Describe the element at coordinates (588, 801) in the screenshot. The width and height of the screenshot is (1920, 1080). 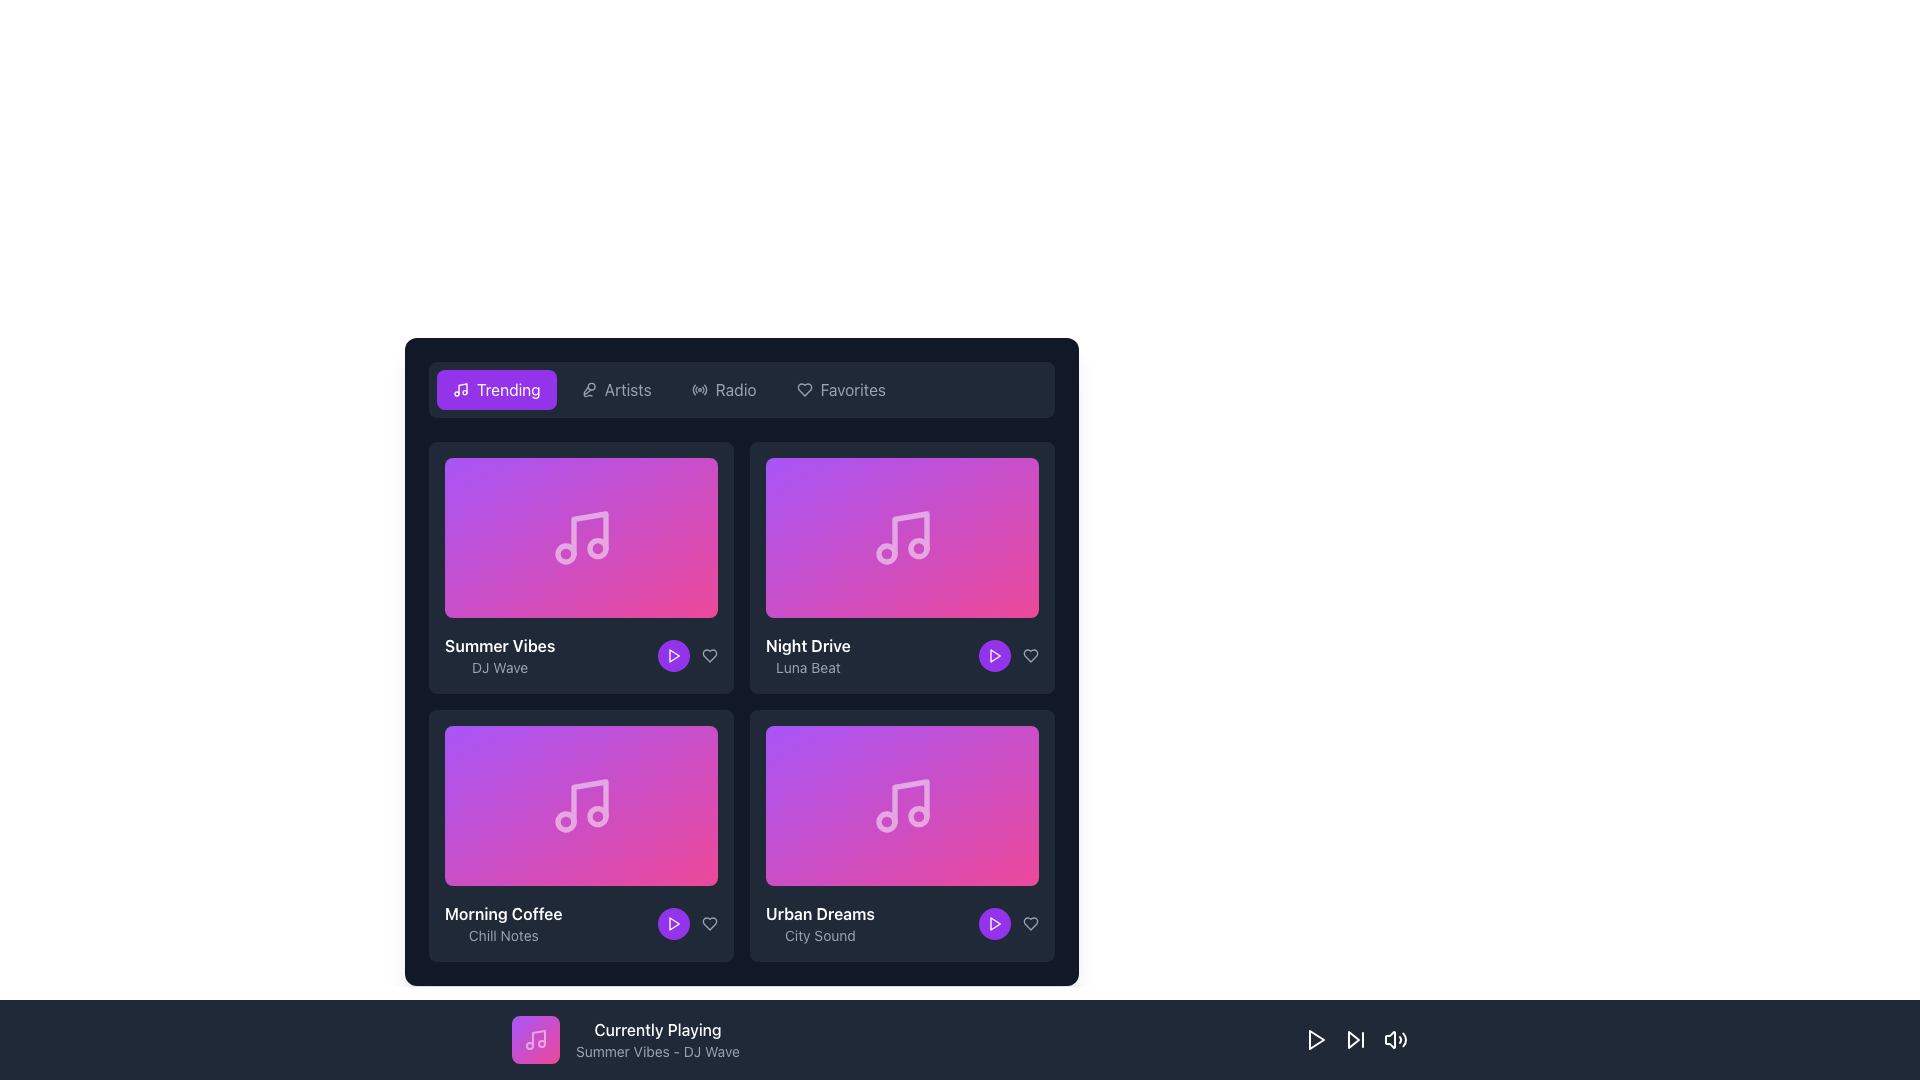
I see `the graphic element representing a music note in the 'Morning Coffee' section, located in the second row and first column of the grid layout` at that location.